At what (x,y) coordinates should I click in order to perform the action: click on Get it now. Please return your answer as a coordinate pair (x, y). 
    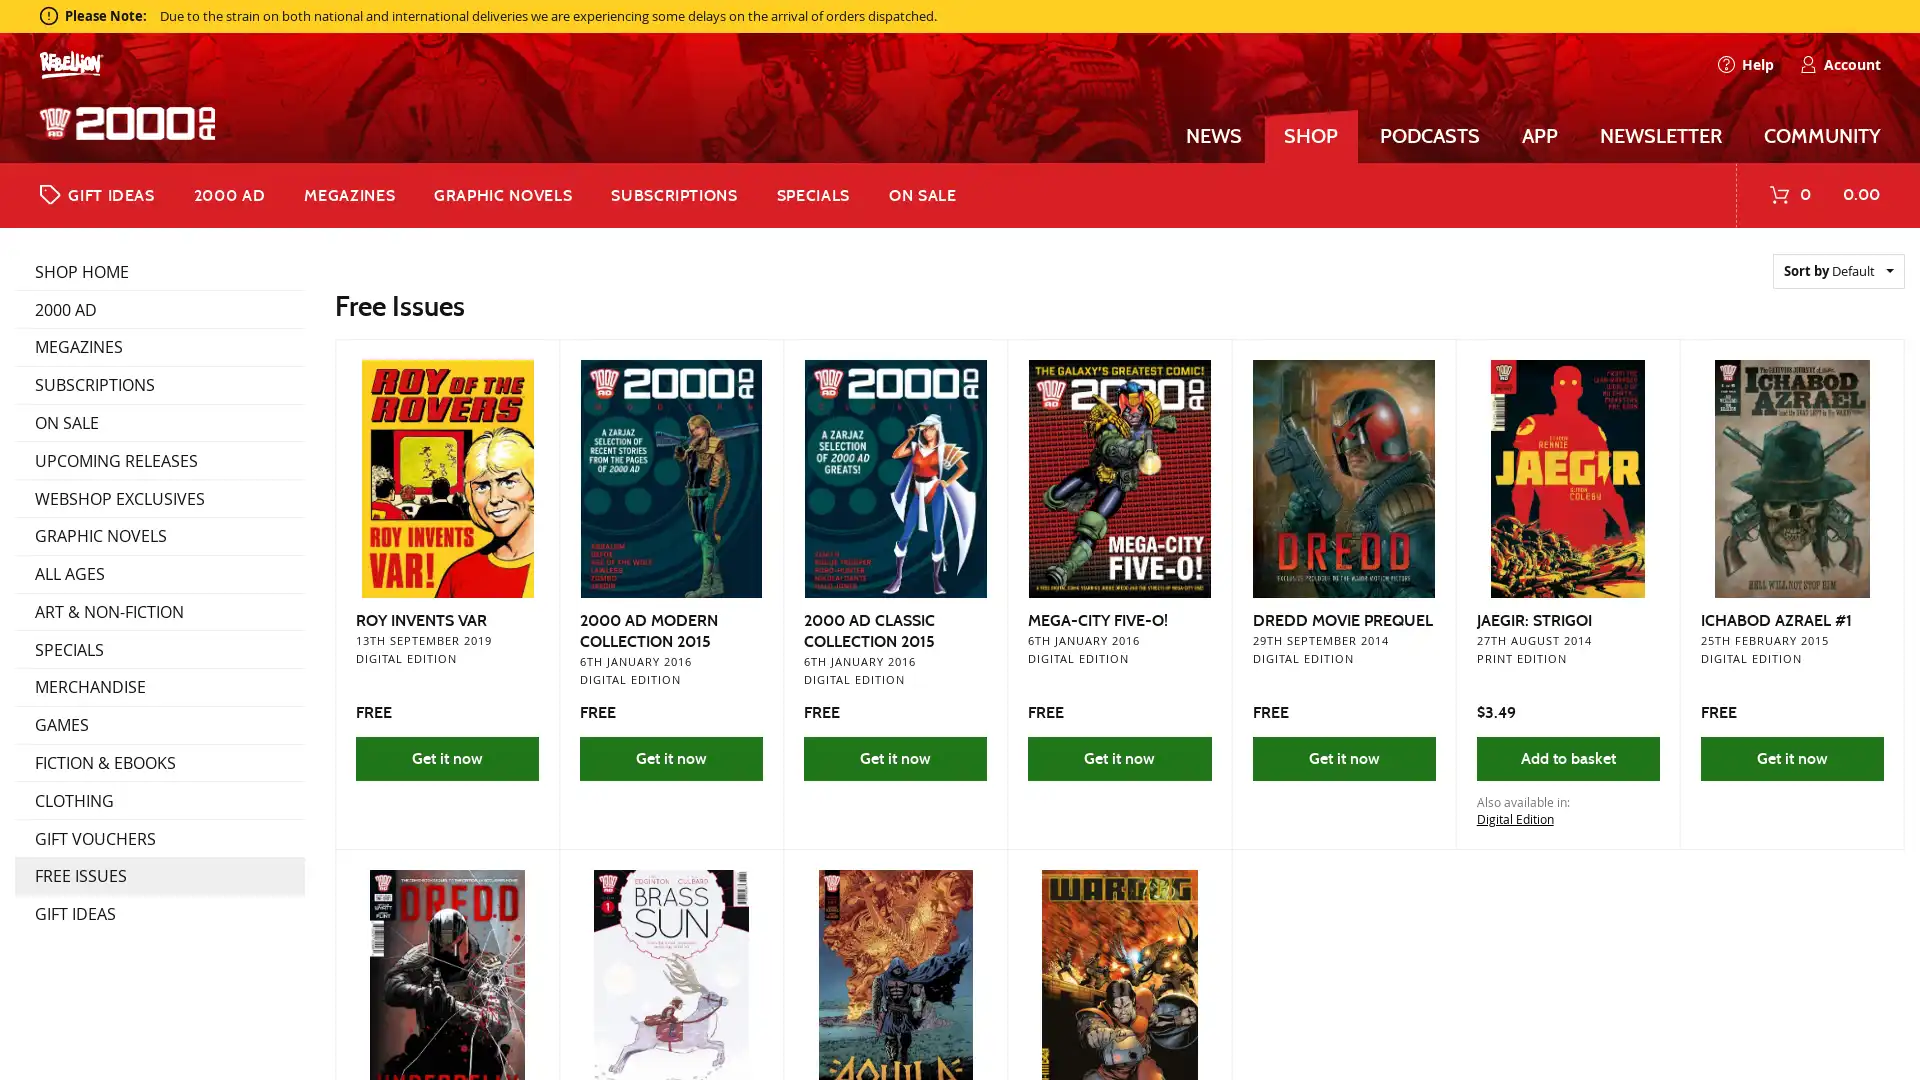
    Looking at the image, I should click on (445, 758).